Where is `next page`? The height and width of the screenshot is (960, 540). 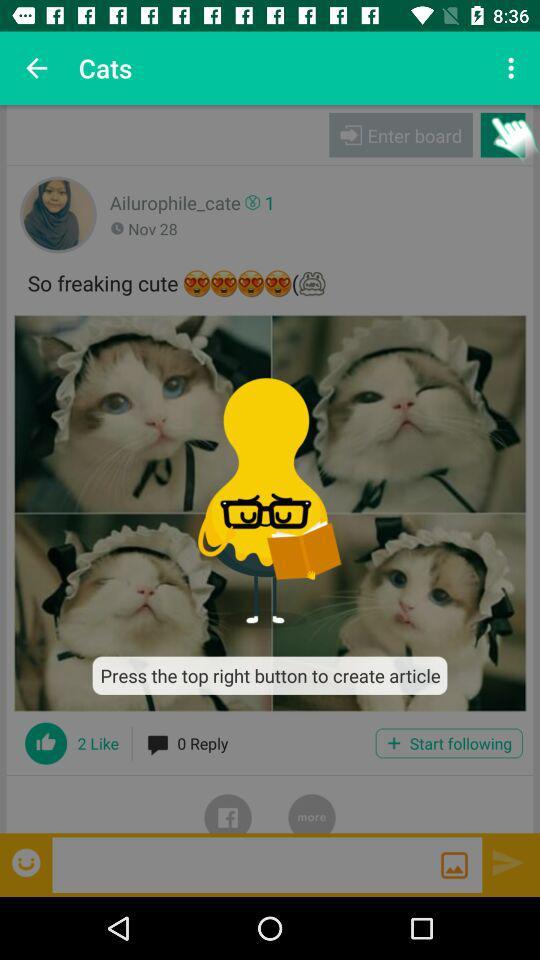 next page is located at coordinates (508, 861).